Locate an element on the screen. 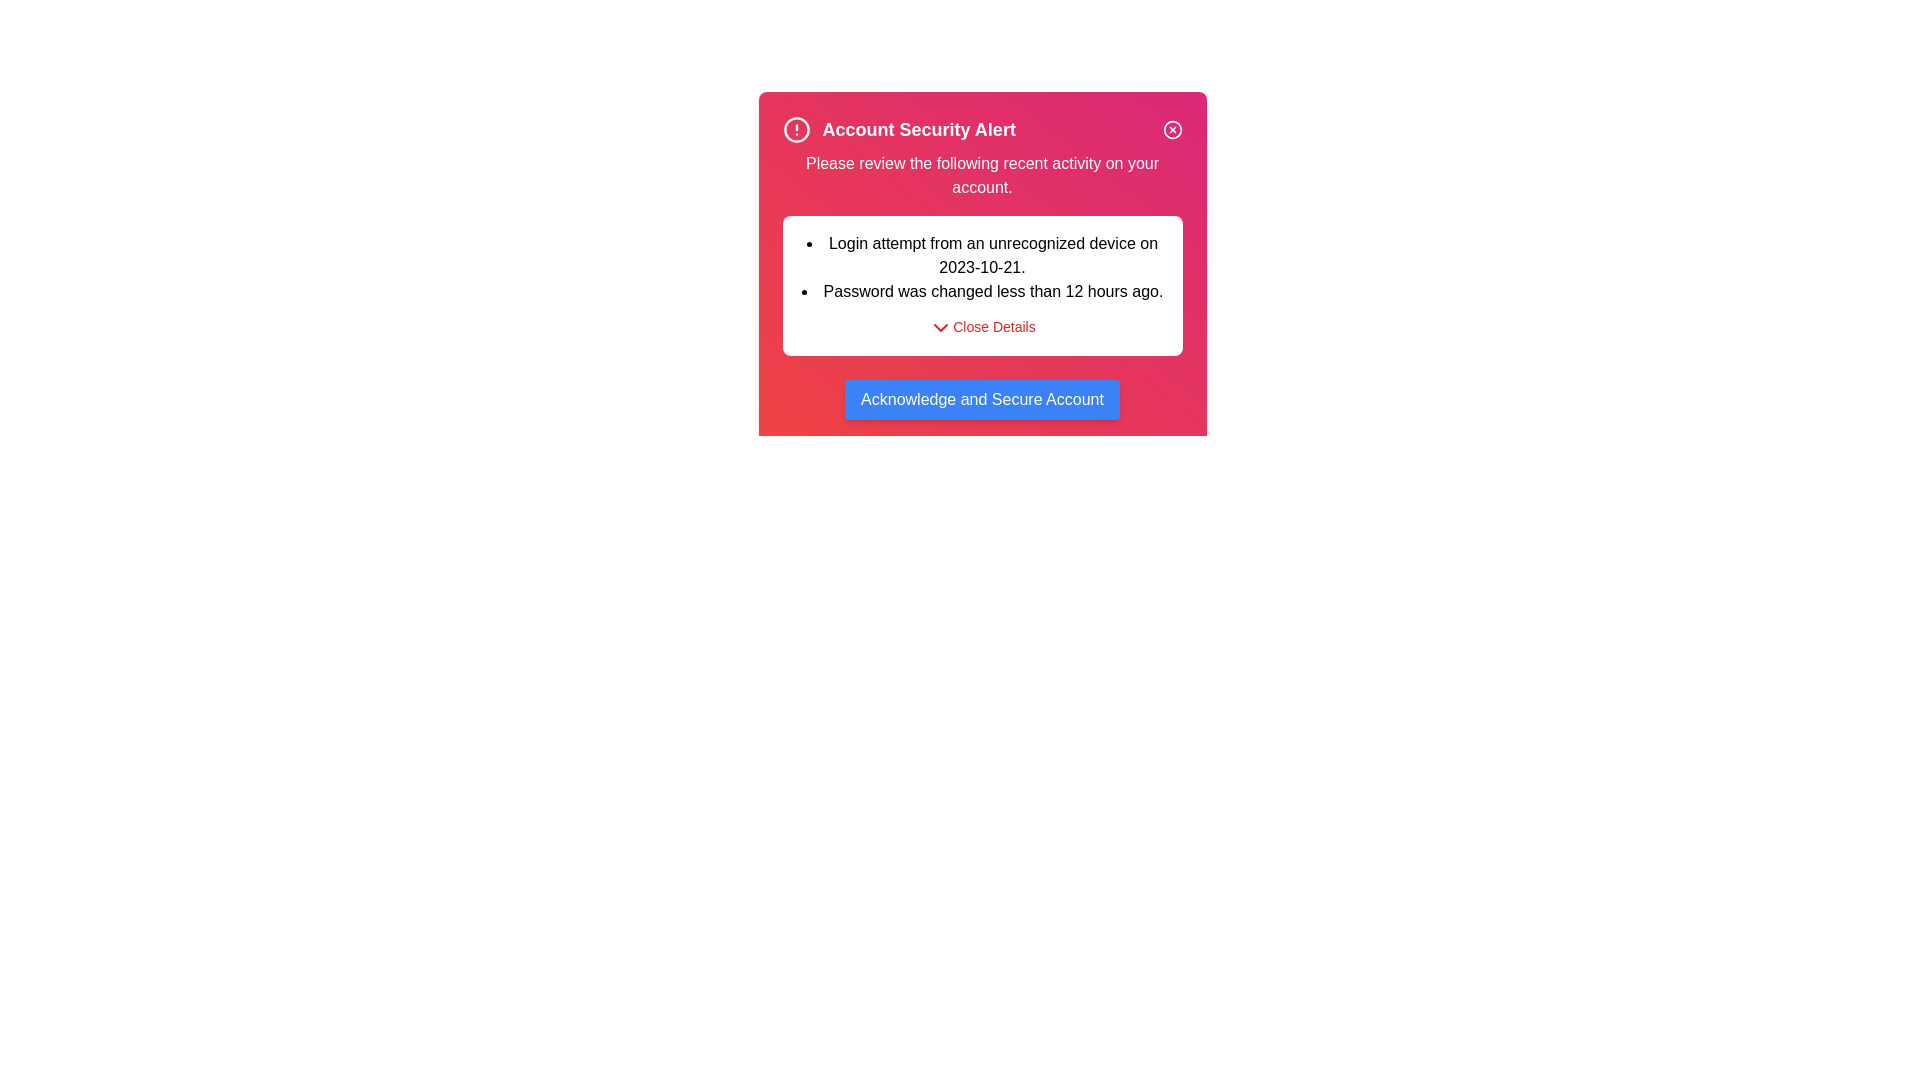 The image size is (1920, 1080). the Close button with an 'X' icon located at the top-right corner of the alert box, adjacent to the 'Account Security Alert' text is located at coordinates (1172, 130).